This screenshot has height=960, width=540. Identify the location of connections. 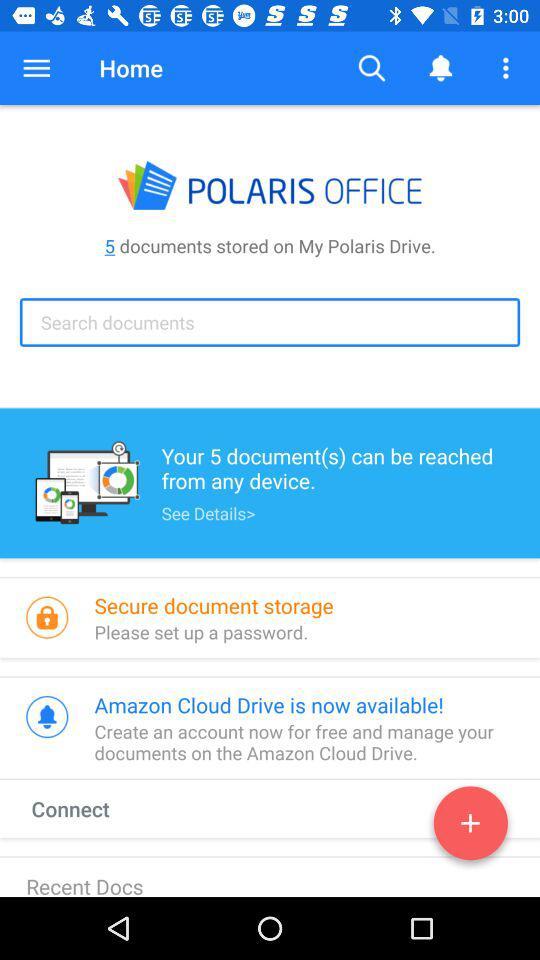
(470, 827).